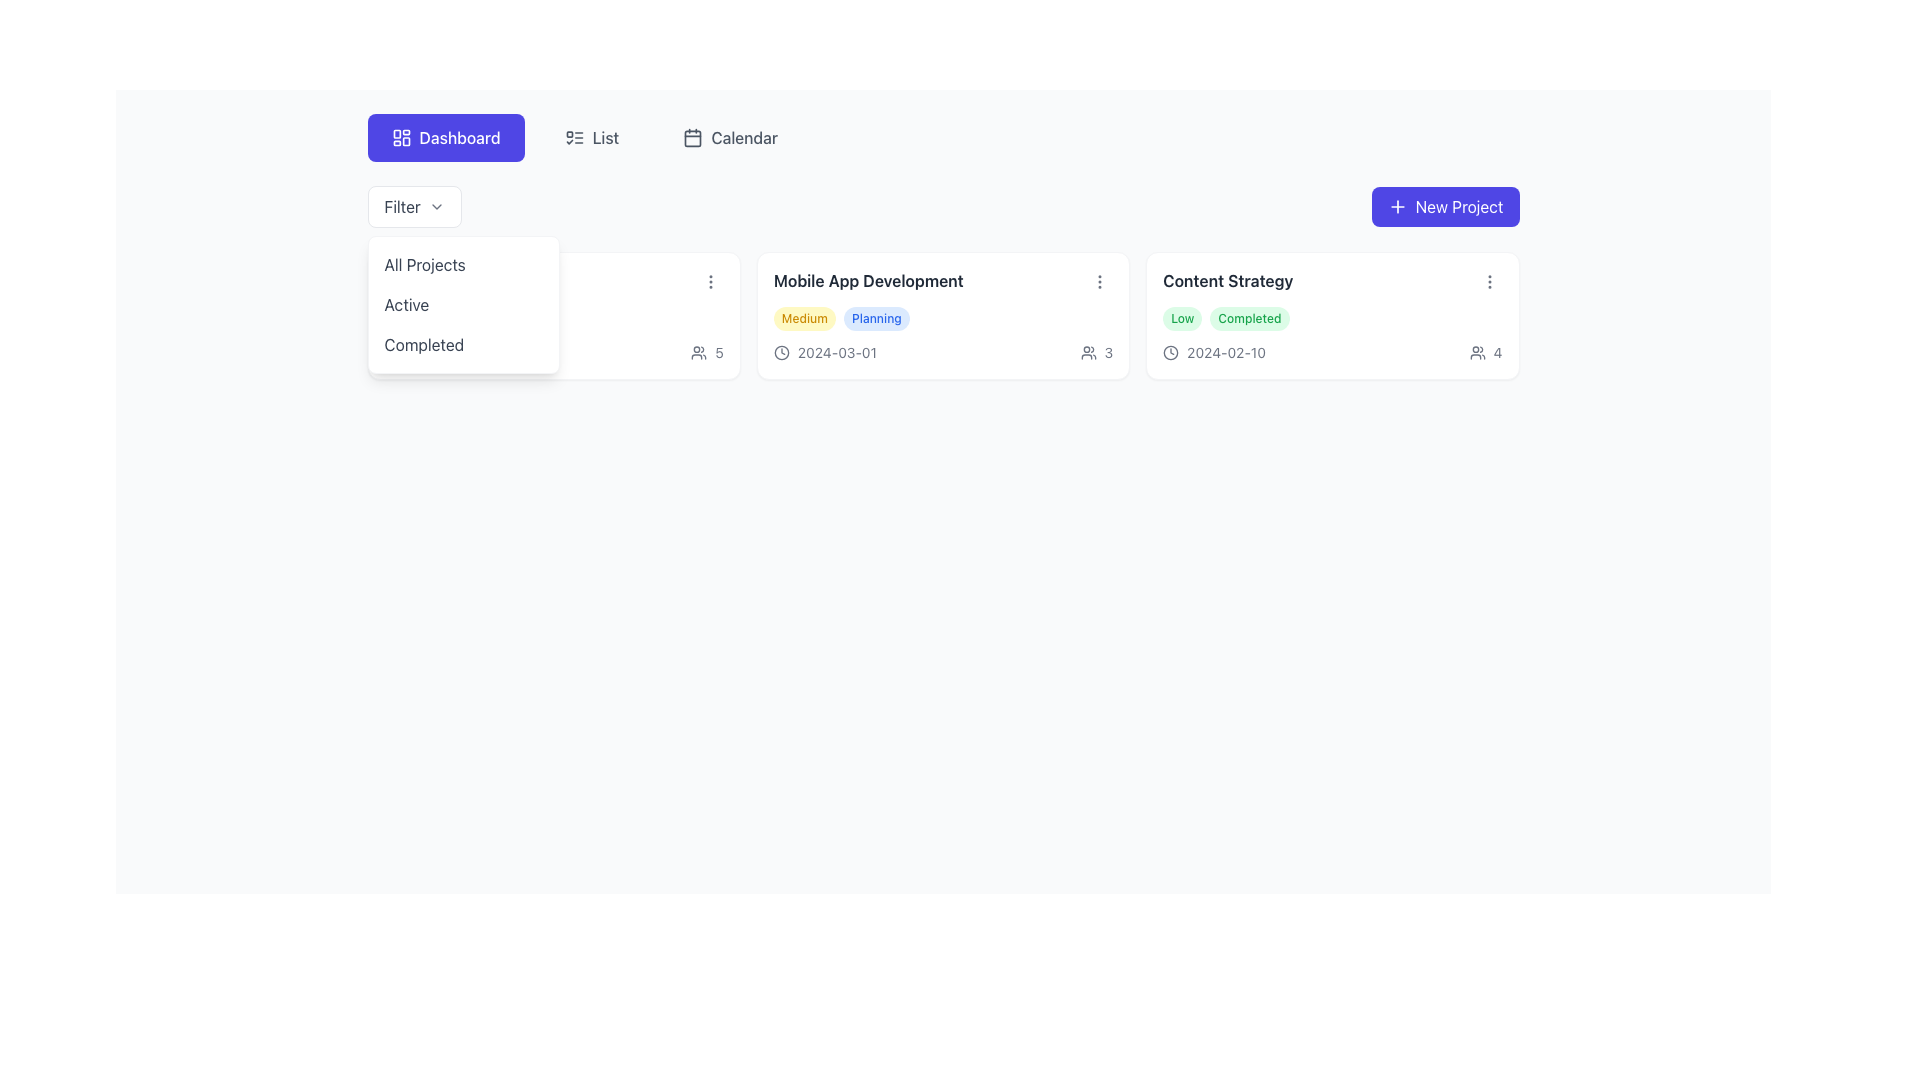 This screenshot has width=1920, height=1080. What do you see at coordinates (804, 318) in the screenshot?
I see `the 'Medium' priority tag located in the 'Mobile App Development' card area, near the top-left corner of the content panel` at bounding box center [804, 318].